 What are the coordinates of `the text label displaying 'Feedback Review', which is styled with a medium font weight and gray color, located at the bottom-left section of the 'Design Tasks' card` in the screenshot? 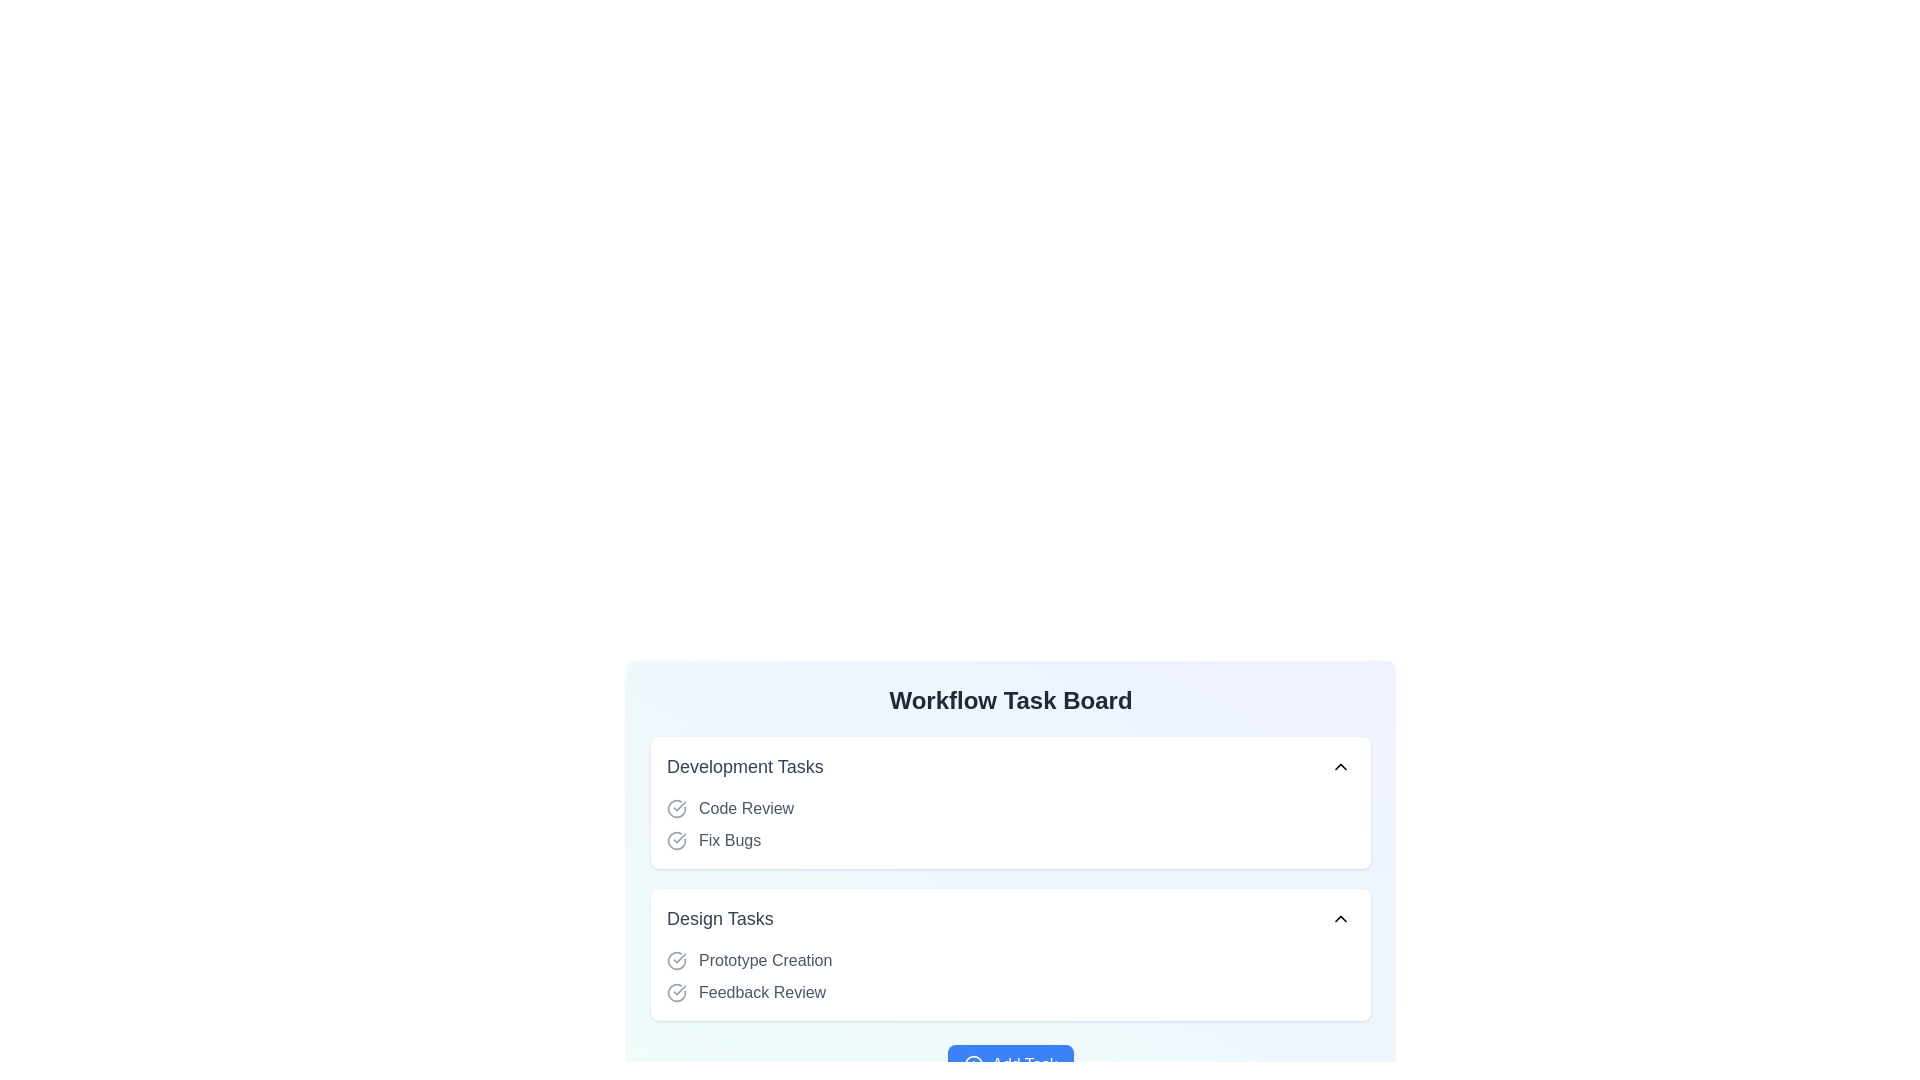 It's located at (761, 992).